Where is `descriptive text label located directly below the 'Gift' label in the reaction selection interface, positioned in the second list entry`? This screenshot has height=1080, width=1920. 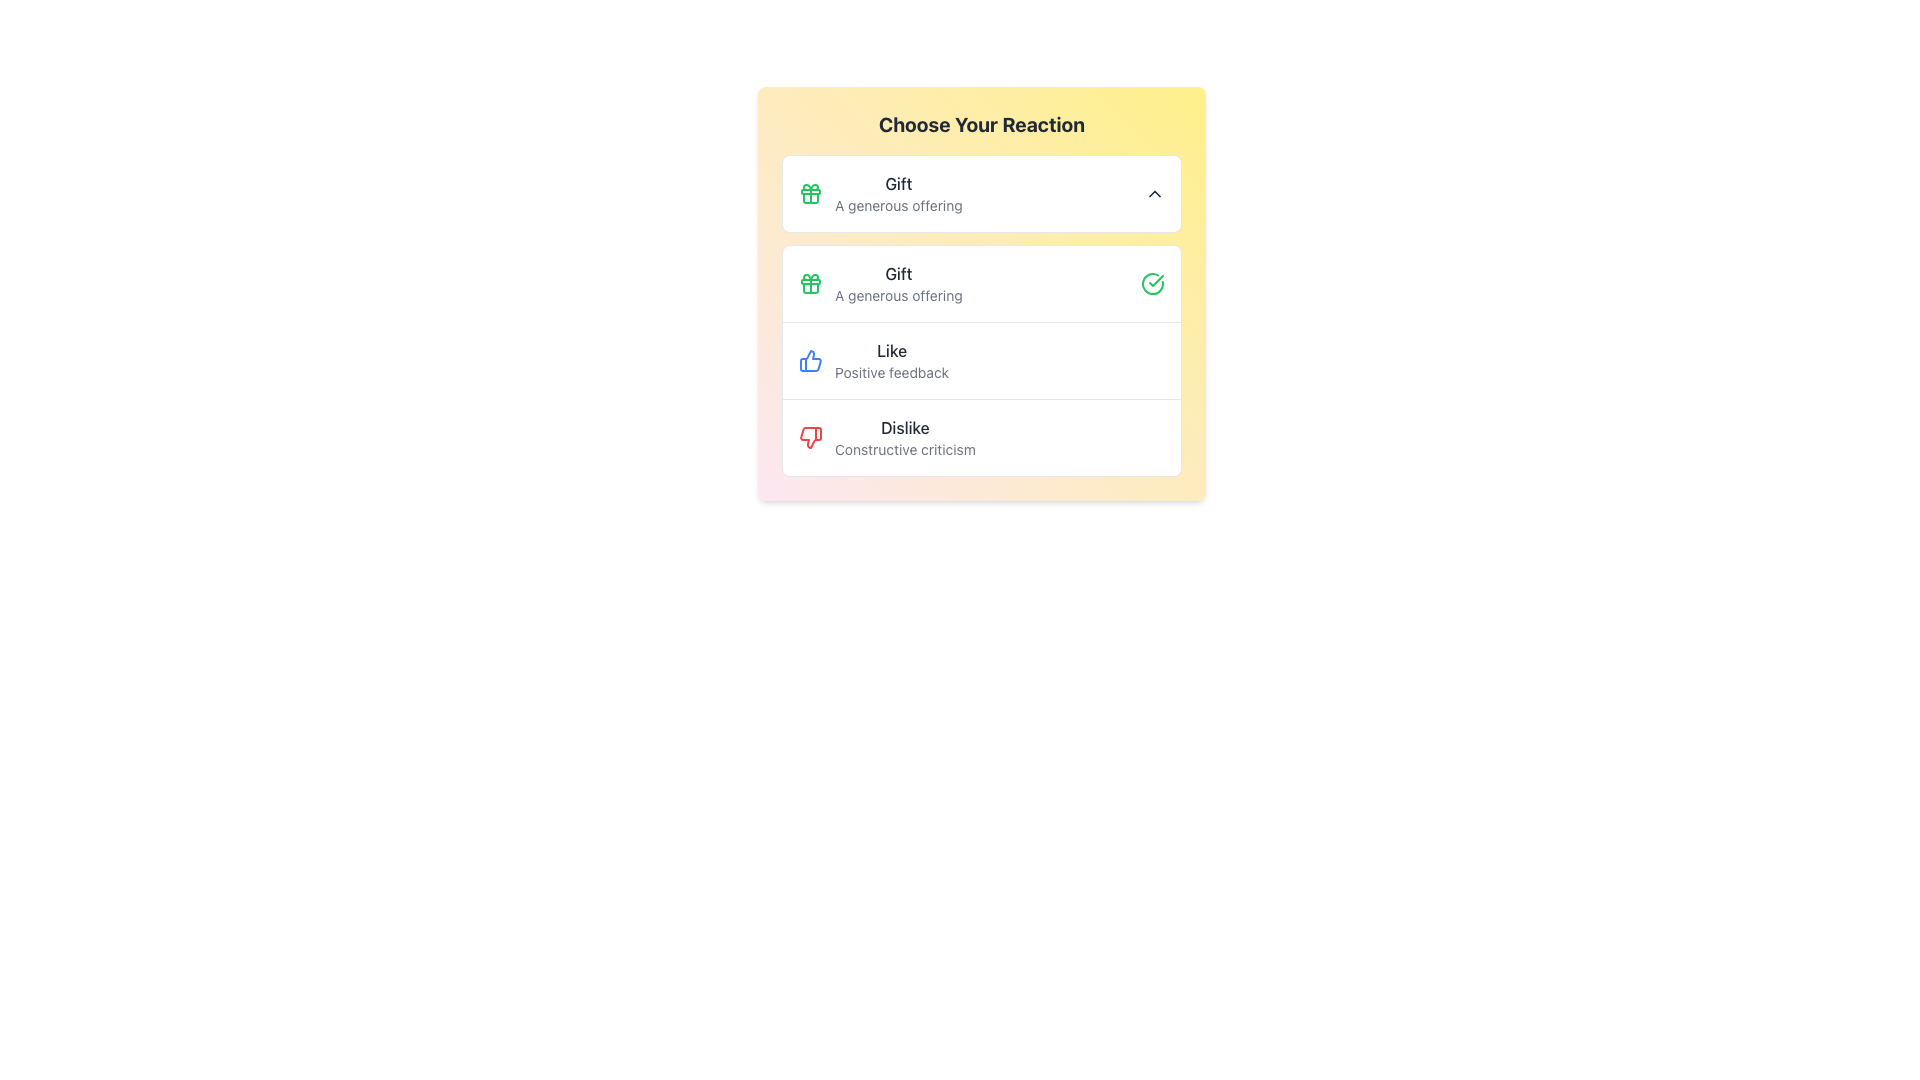
descriptive text label located directly below the 'Gift' label in the reaction selection interface, positioned in the second list entry is located at coordinates (897, 296).